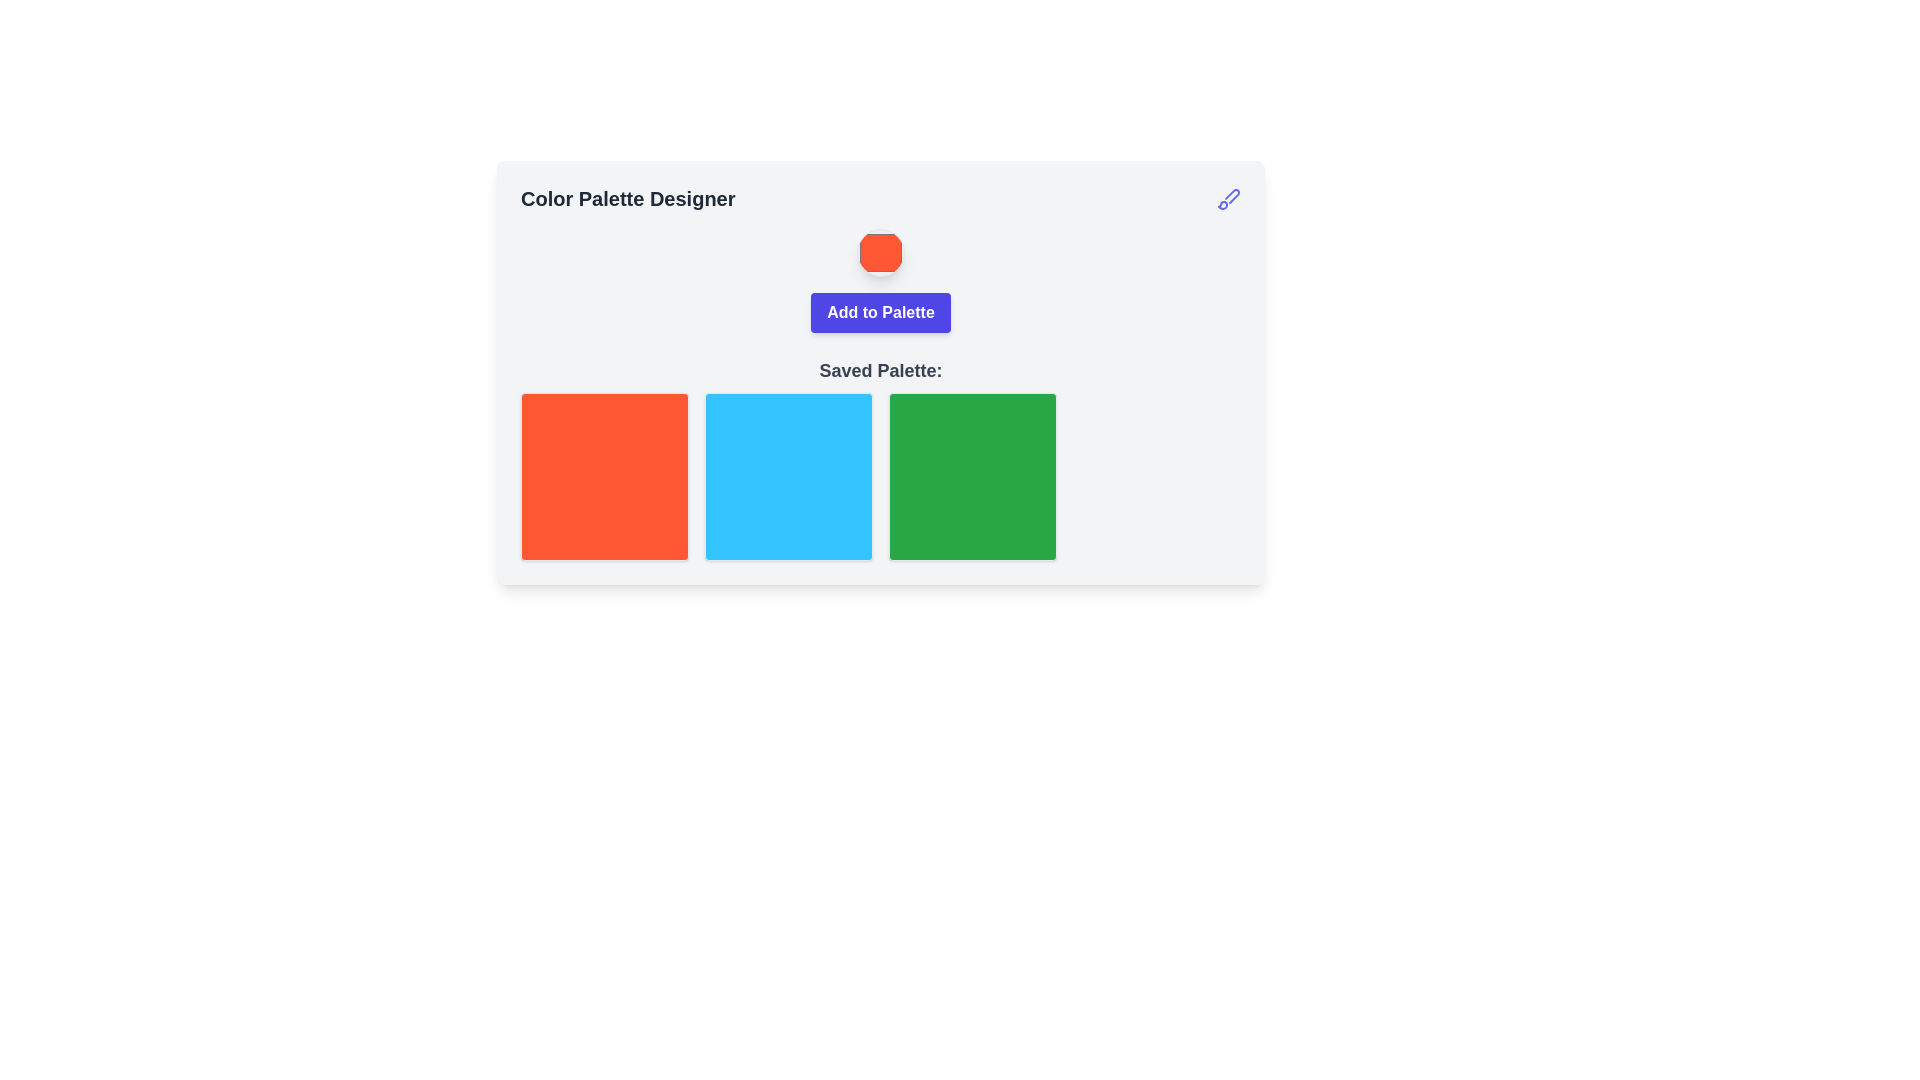  I want to click on text from the header label that designates the section for saved palette colors, located centrally below the 'Add to Palette' button and above the color grid, so click(880, 370).